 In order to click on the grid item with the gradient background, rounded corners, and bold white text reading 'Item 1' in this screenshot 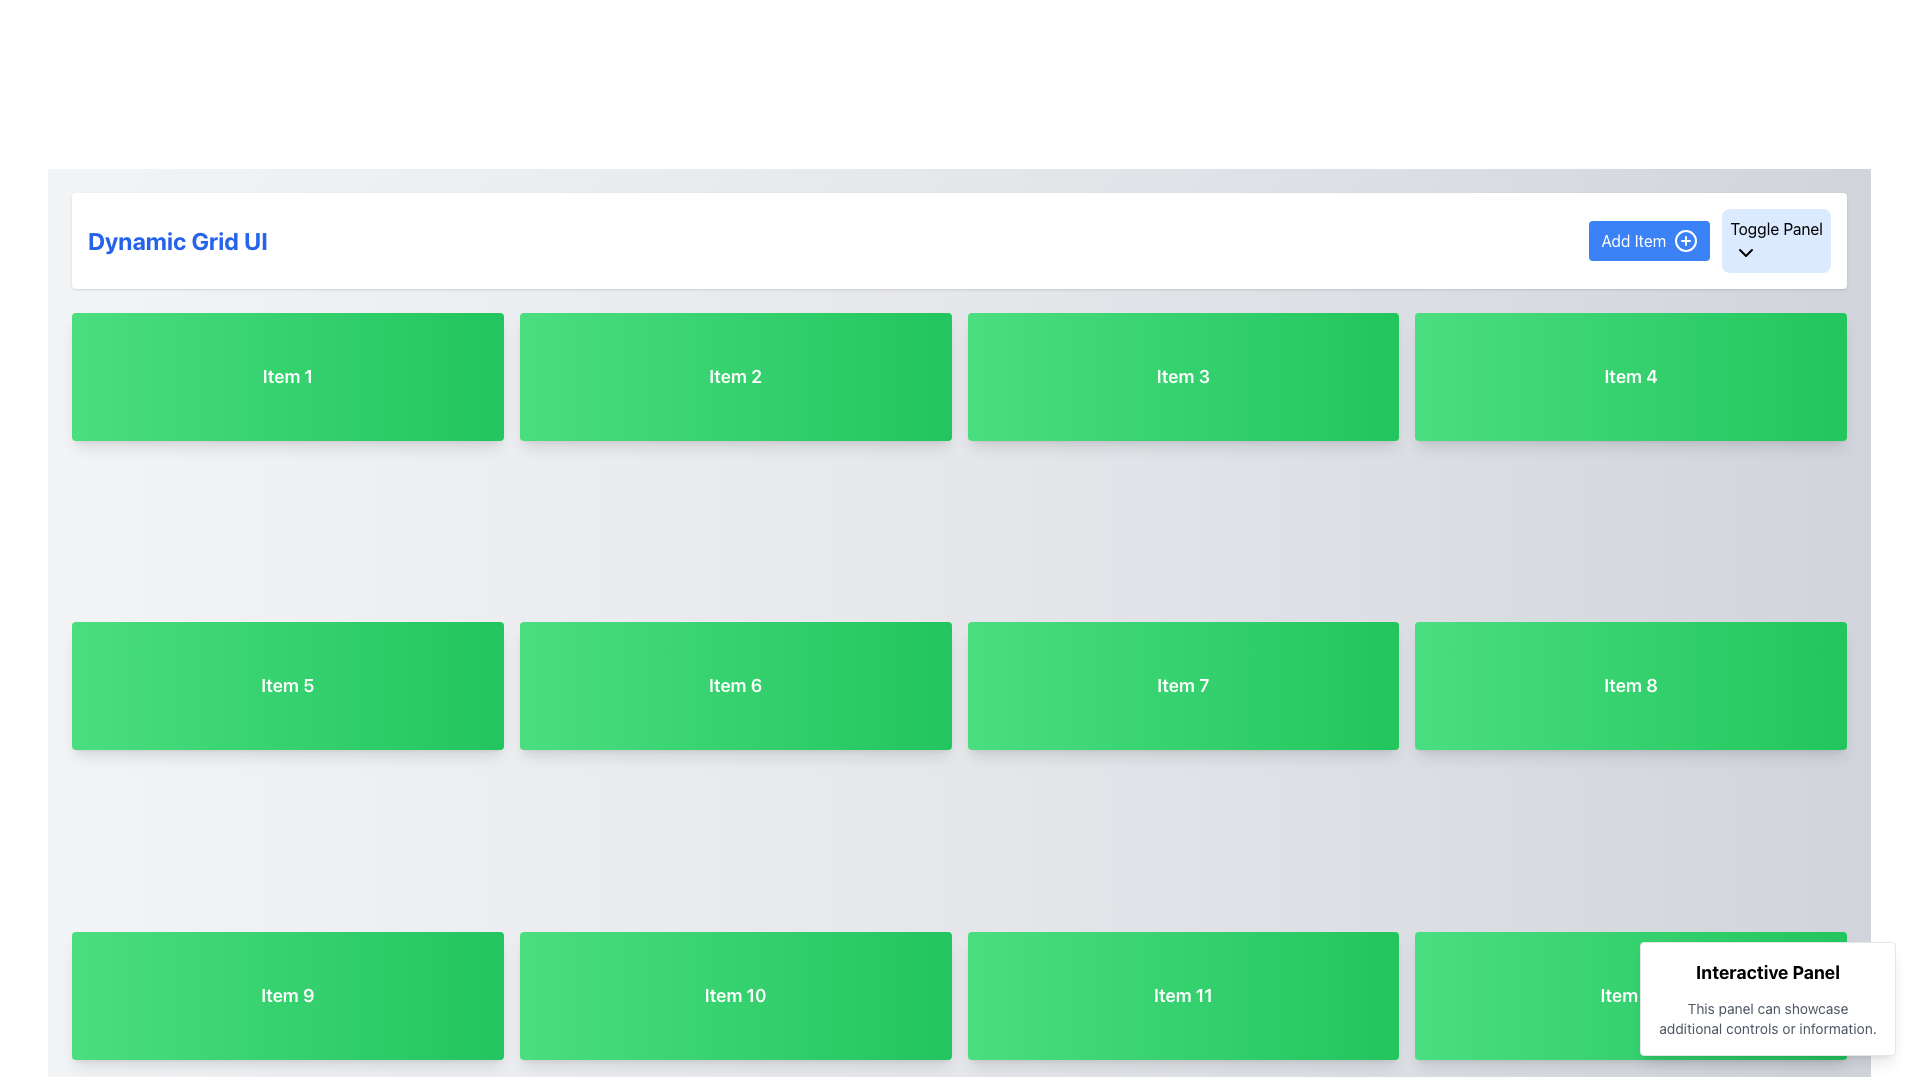, I will do `click(286, 377)`.